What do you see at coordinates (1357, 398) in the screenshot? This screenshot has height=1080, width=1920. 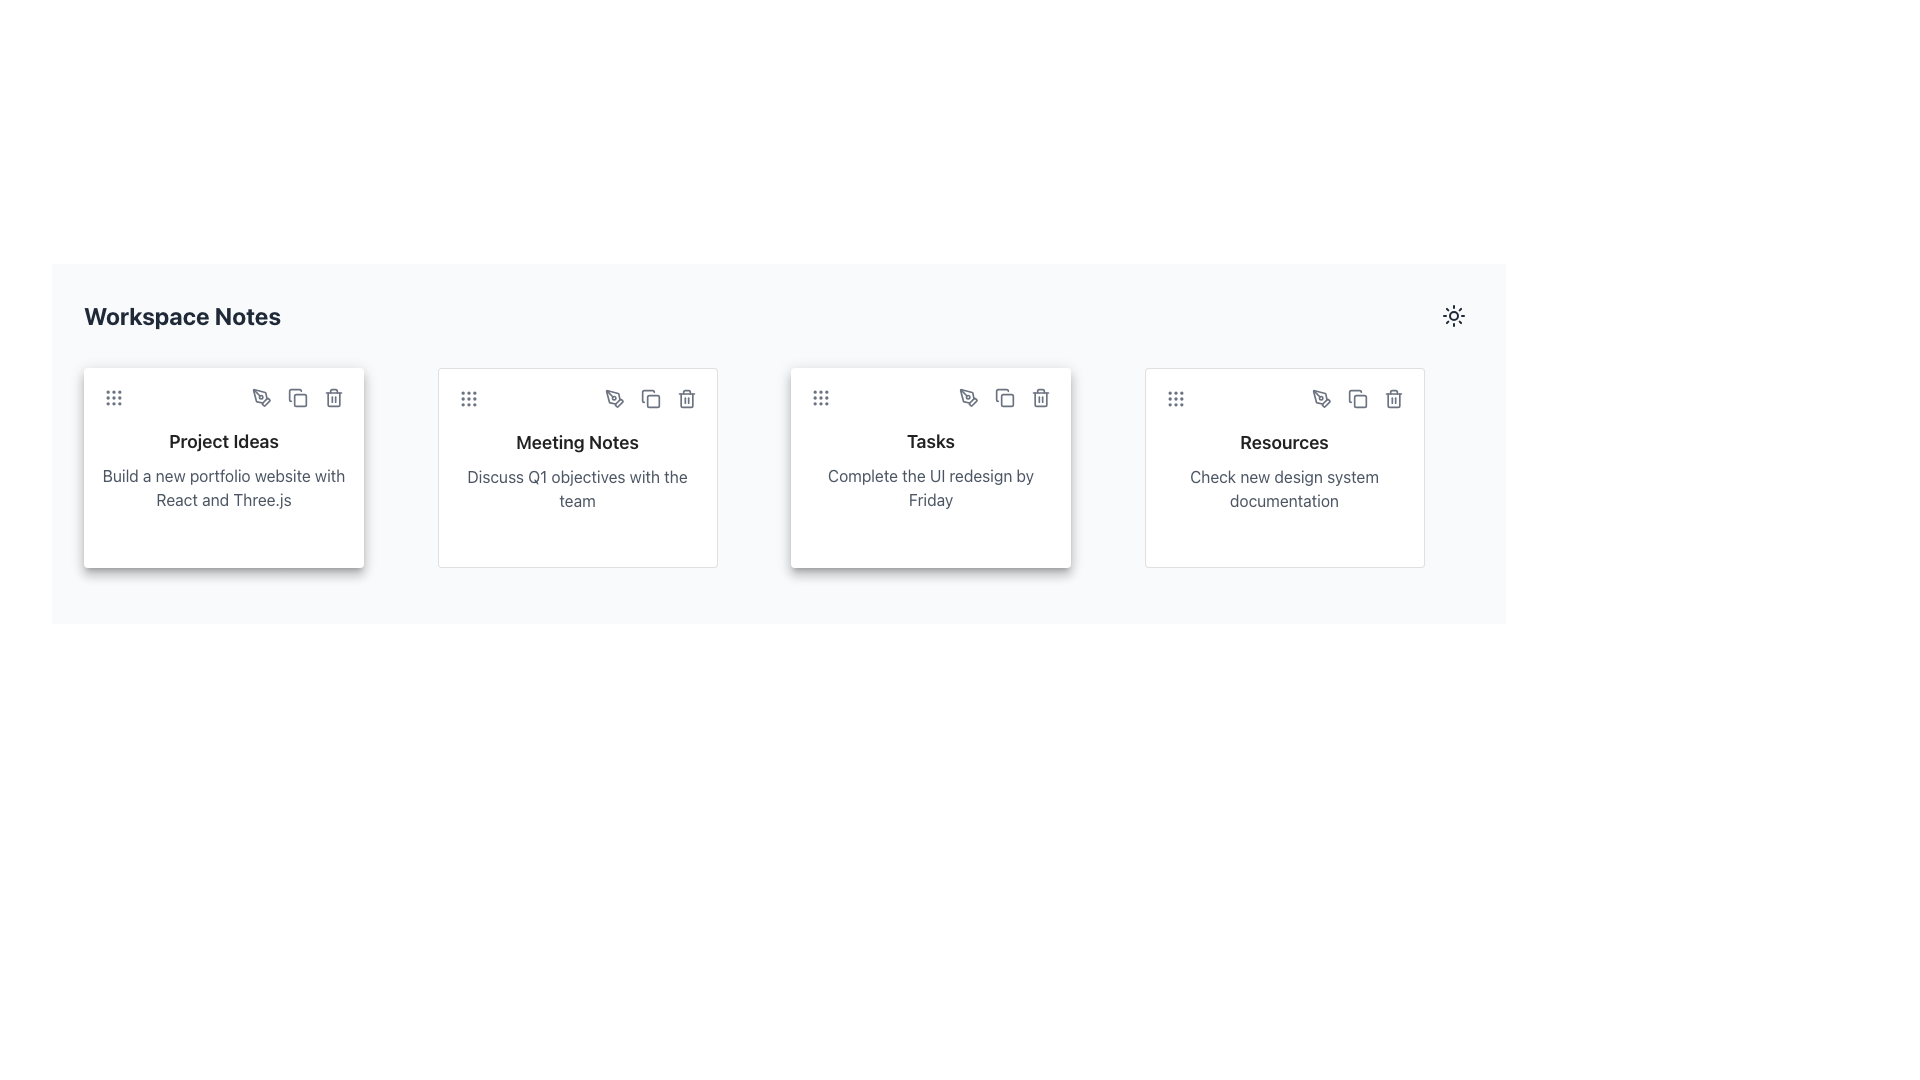 I see `the duplicate icon button located in the top-right corner of the 'Resources' card, positioned between the eye icon and the trash icon, to duplicate the associated content` at bounding box center [1357, 398].